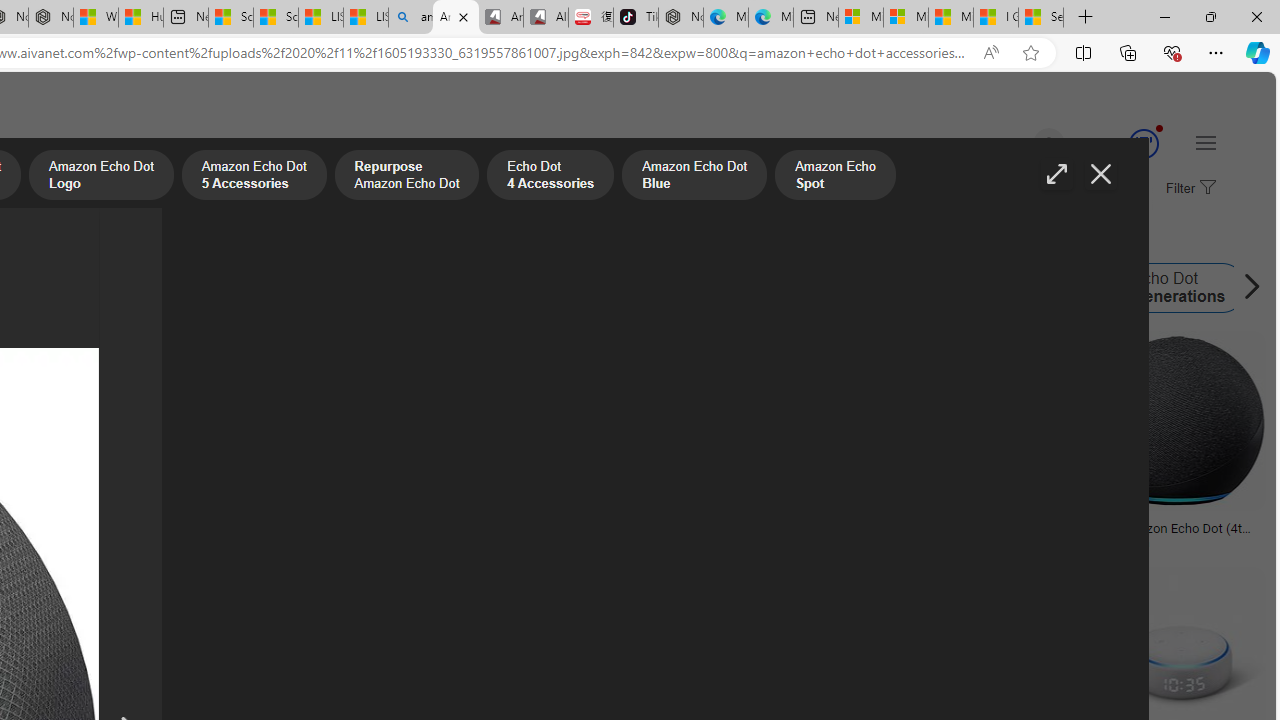 The width and height of the screenshot is (1280, 720). What do you see at coordinates (635, 17) in the screenshot?
I see `'TikTok'` at bounding box center [635, 17].